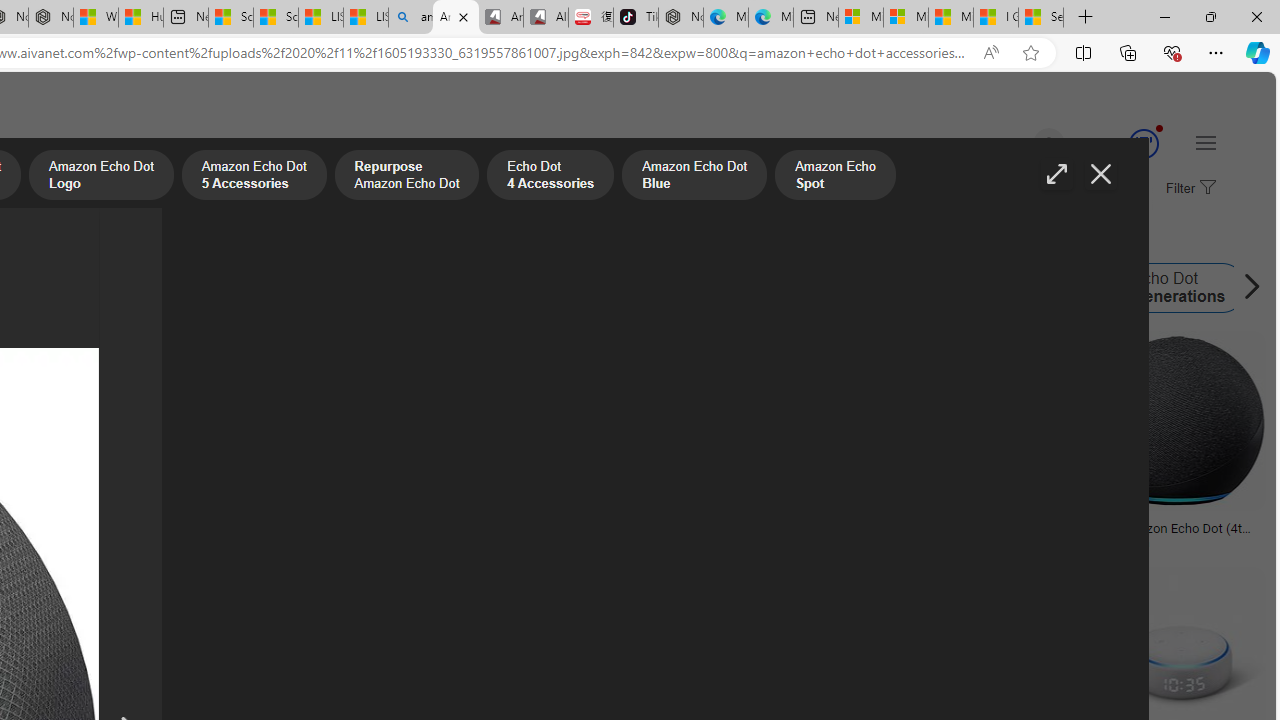 The width and height of the screenshot is (1280, 720). What do you see at coordinates (635, 17) in the screenshot?
I see `'TikTok'` at bounding box center [635, 17].